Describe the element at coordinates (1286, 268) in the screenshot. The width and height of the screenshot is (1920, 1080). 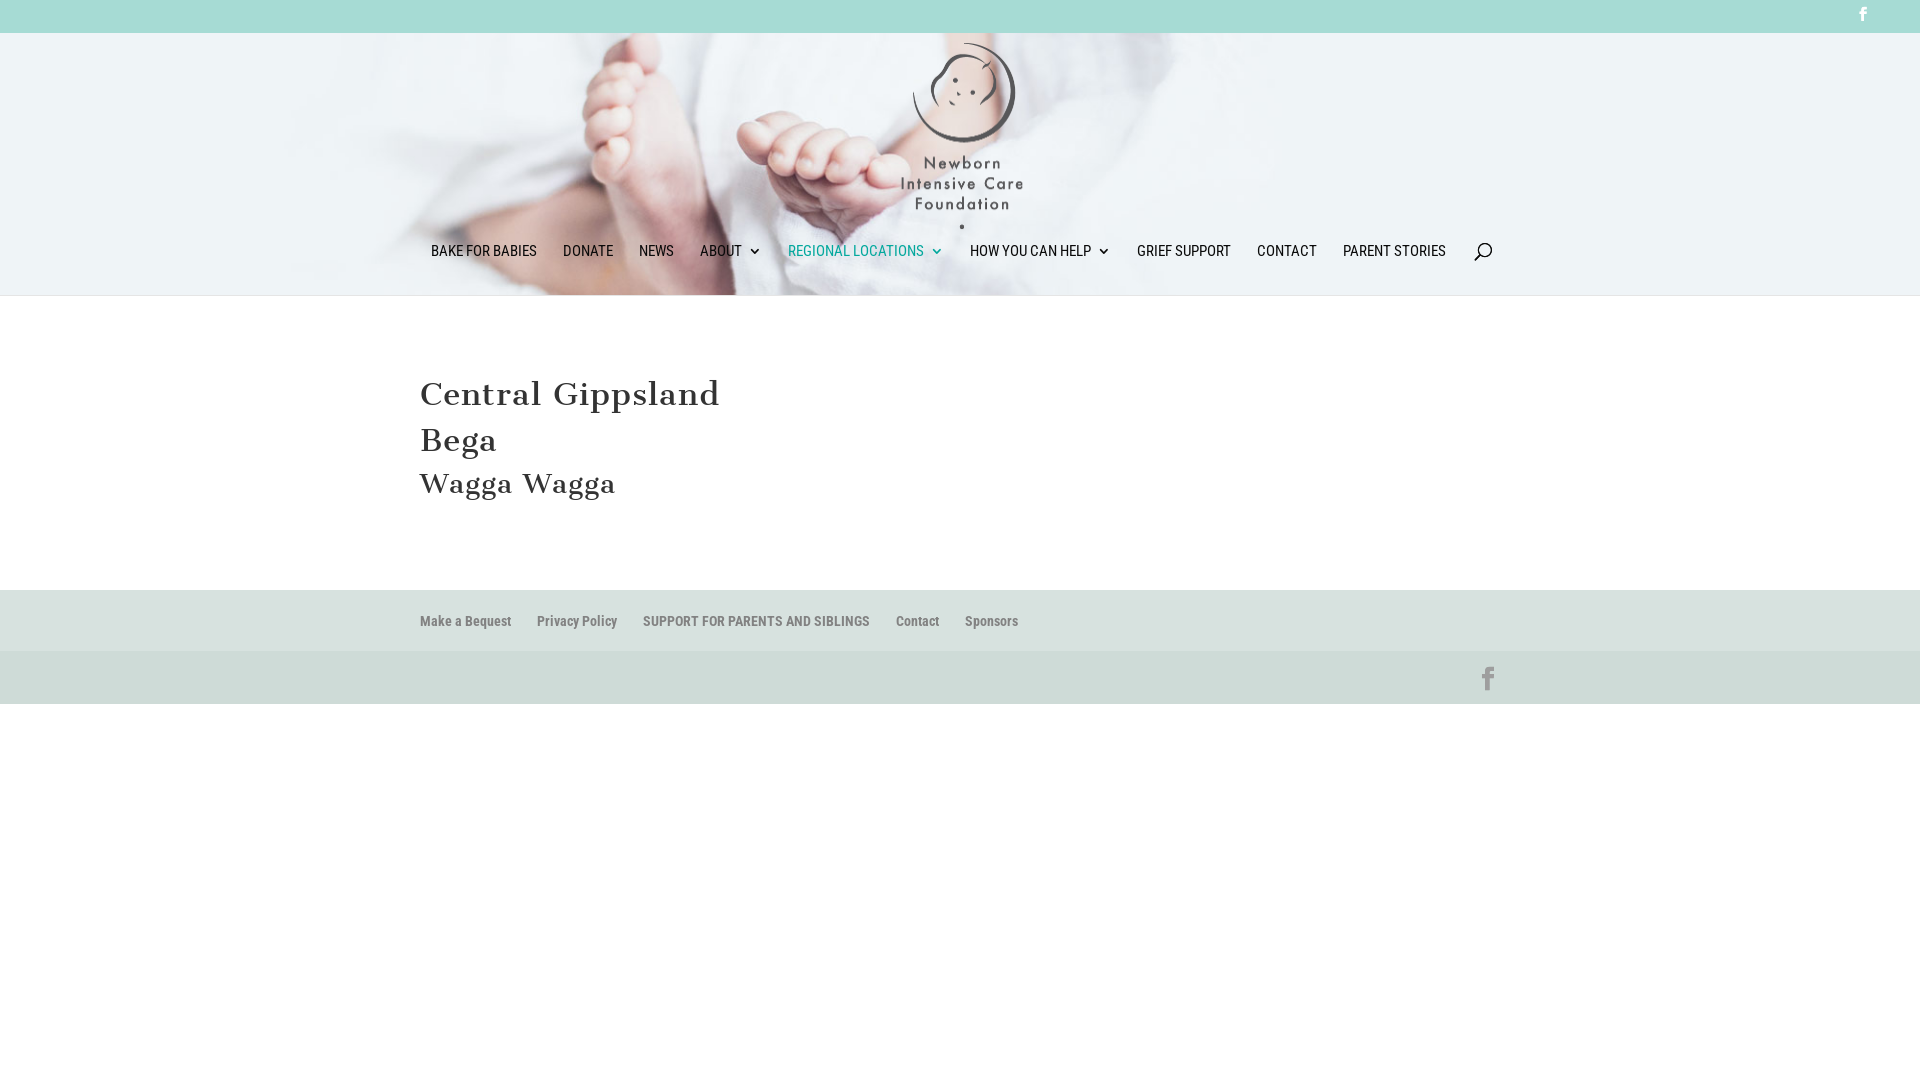
I see `'CONTACT'` at that location.